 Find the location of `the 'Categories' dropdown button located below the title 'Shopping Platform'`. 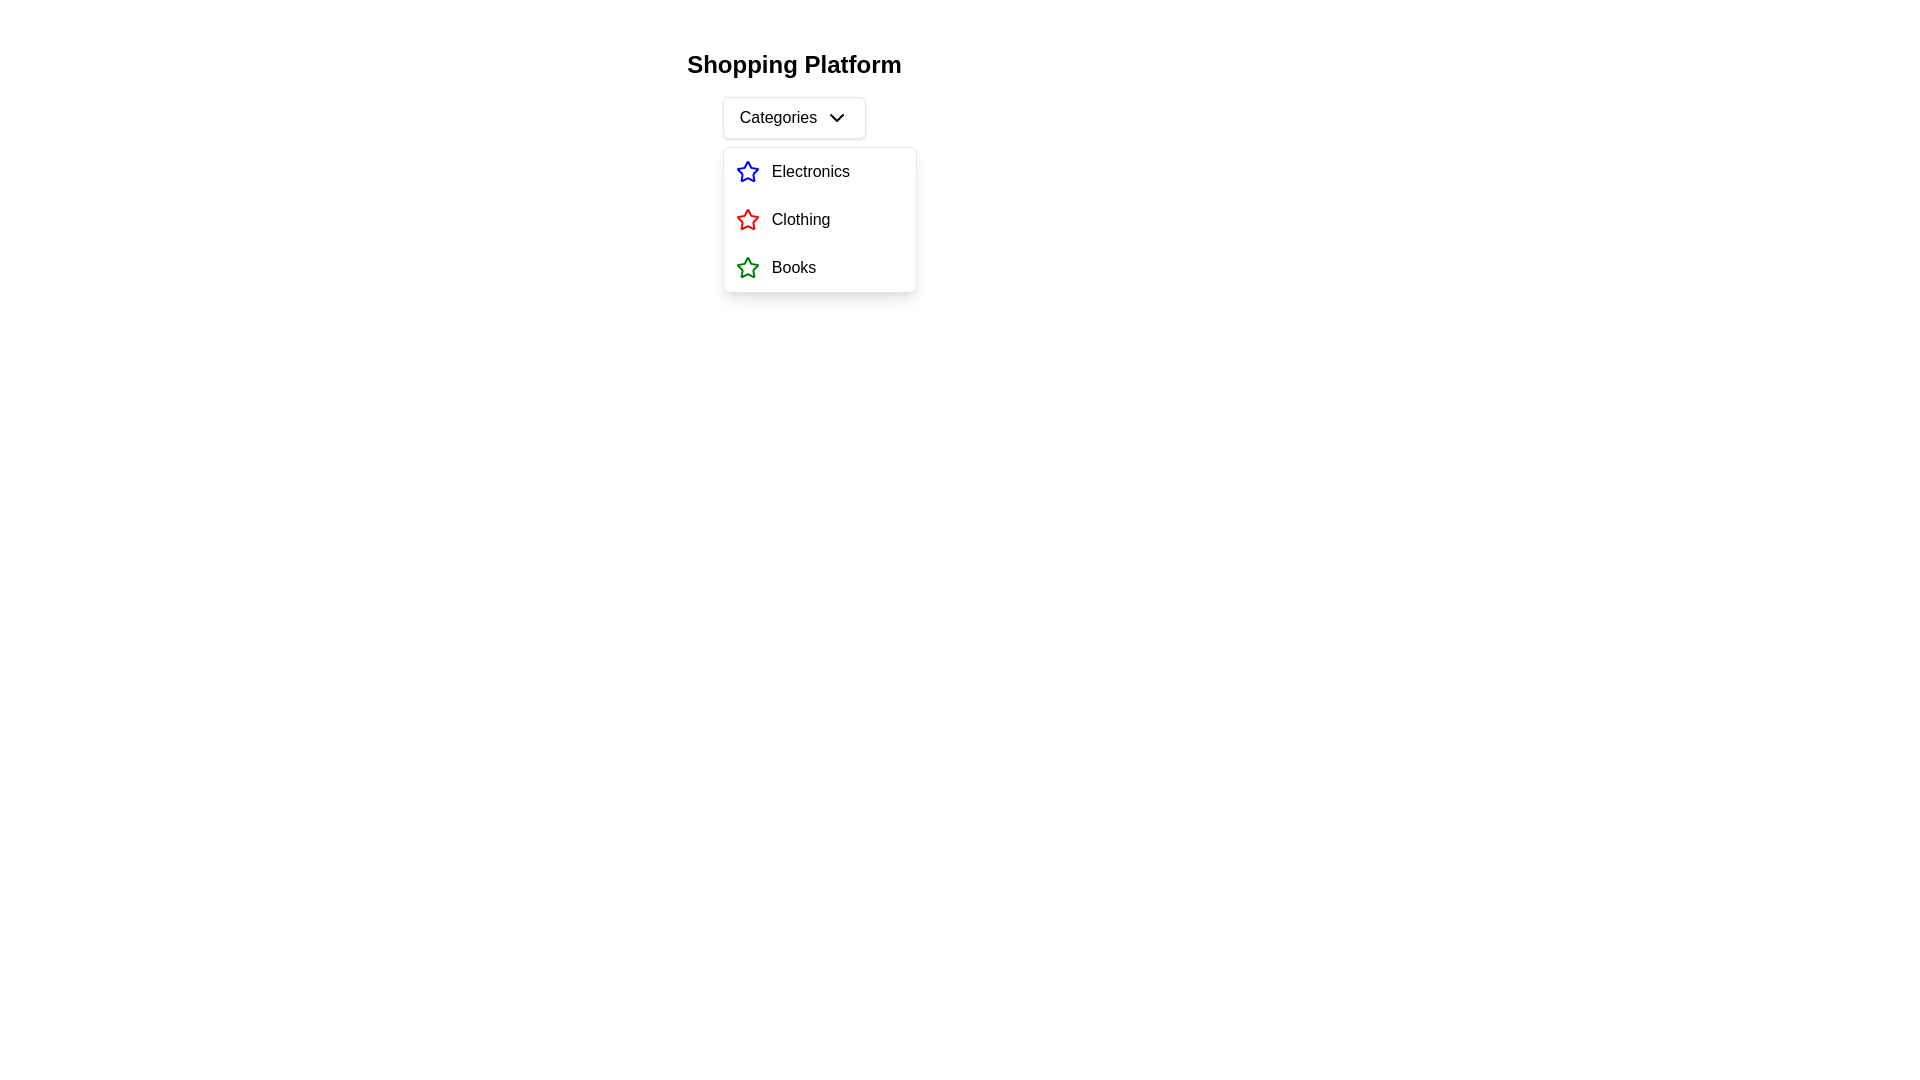

the 'Categories' dropdown button located below the title 'Shopping Platform' is located at coordinates (793, 118).